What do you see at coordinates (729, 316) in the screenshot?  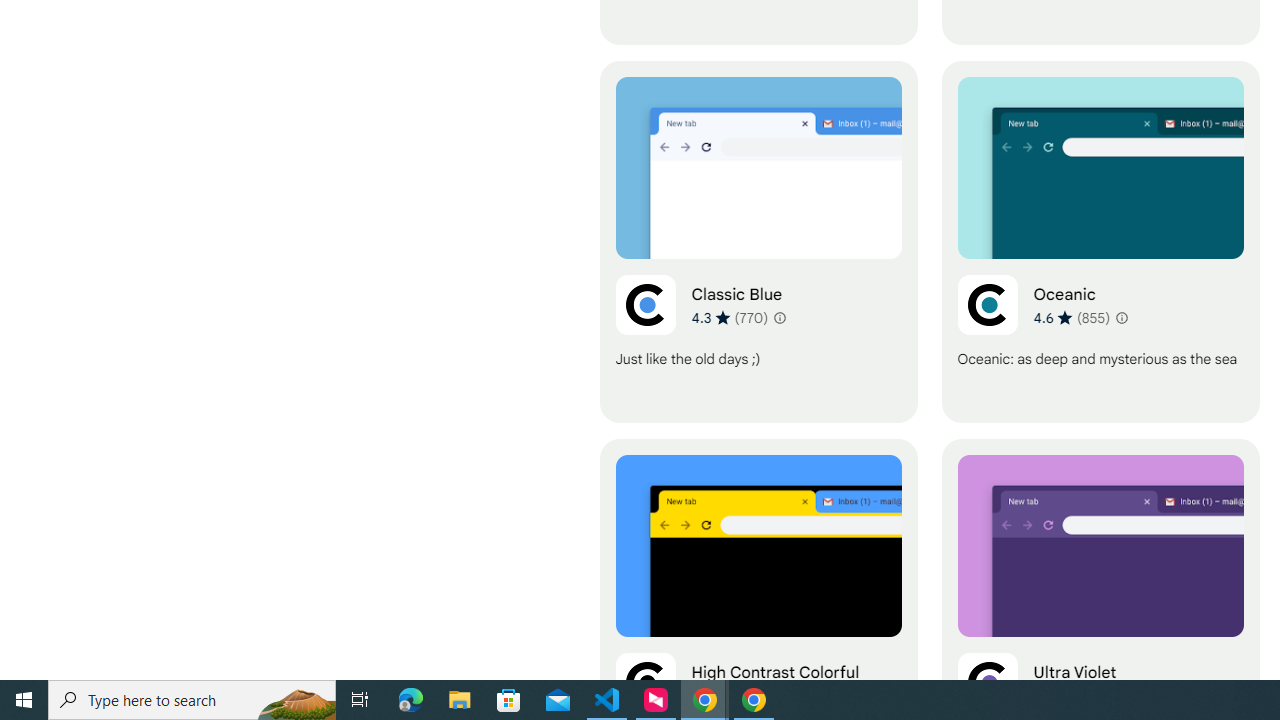 I see `'Average rating 4.3 out of 5 stars. 770 ratings.'` at bounding box center [729, 316].